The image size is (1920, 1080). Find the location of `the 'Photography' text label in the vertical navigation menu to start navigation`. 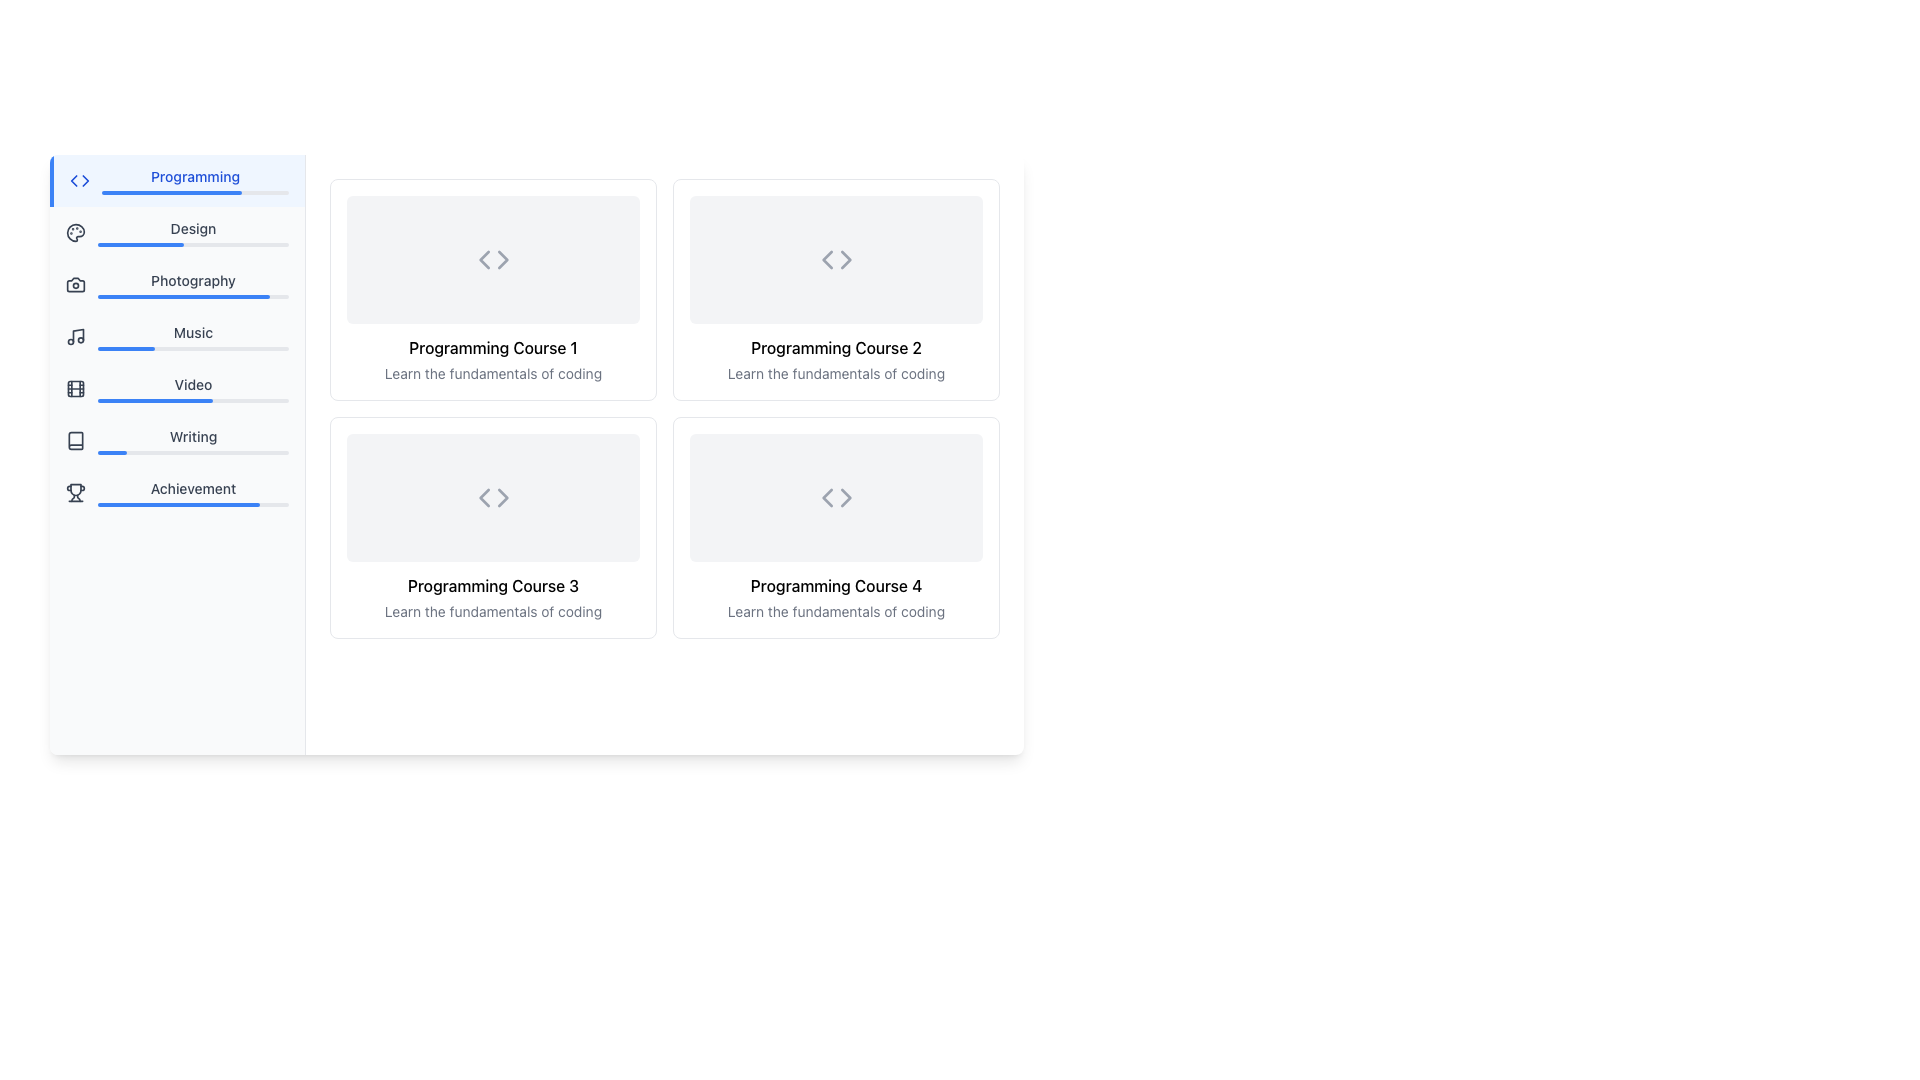

the 'Photography' text label in the vertical navigation menu to start navigation is located at coordinates (193, 281).